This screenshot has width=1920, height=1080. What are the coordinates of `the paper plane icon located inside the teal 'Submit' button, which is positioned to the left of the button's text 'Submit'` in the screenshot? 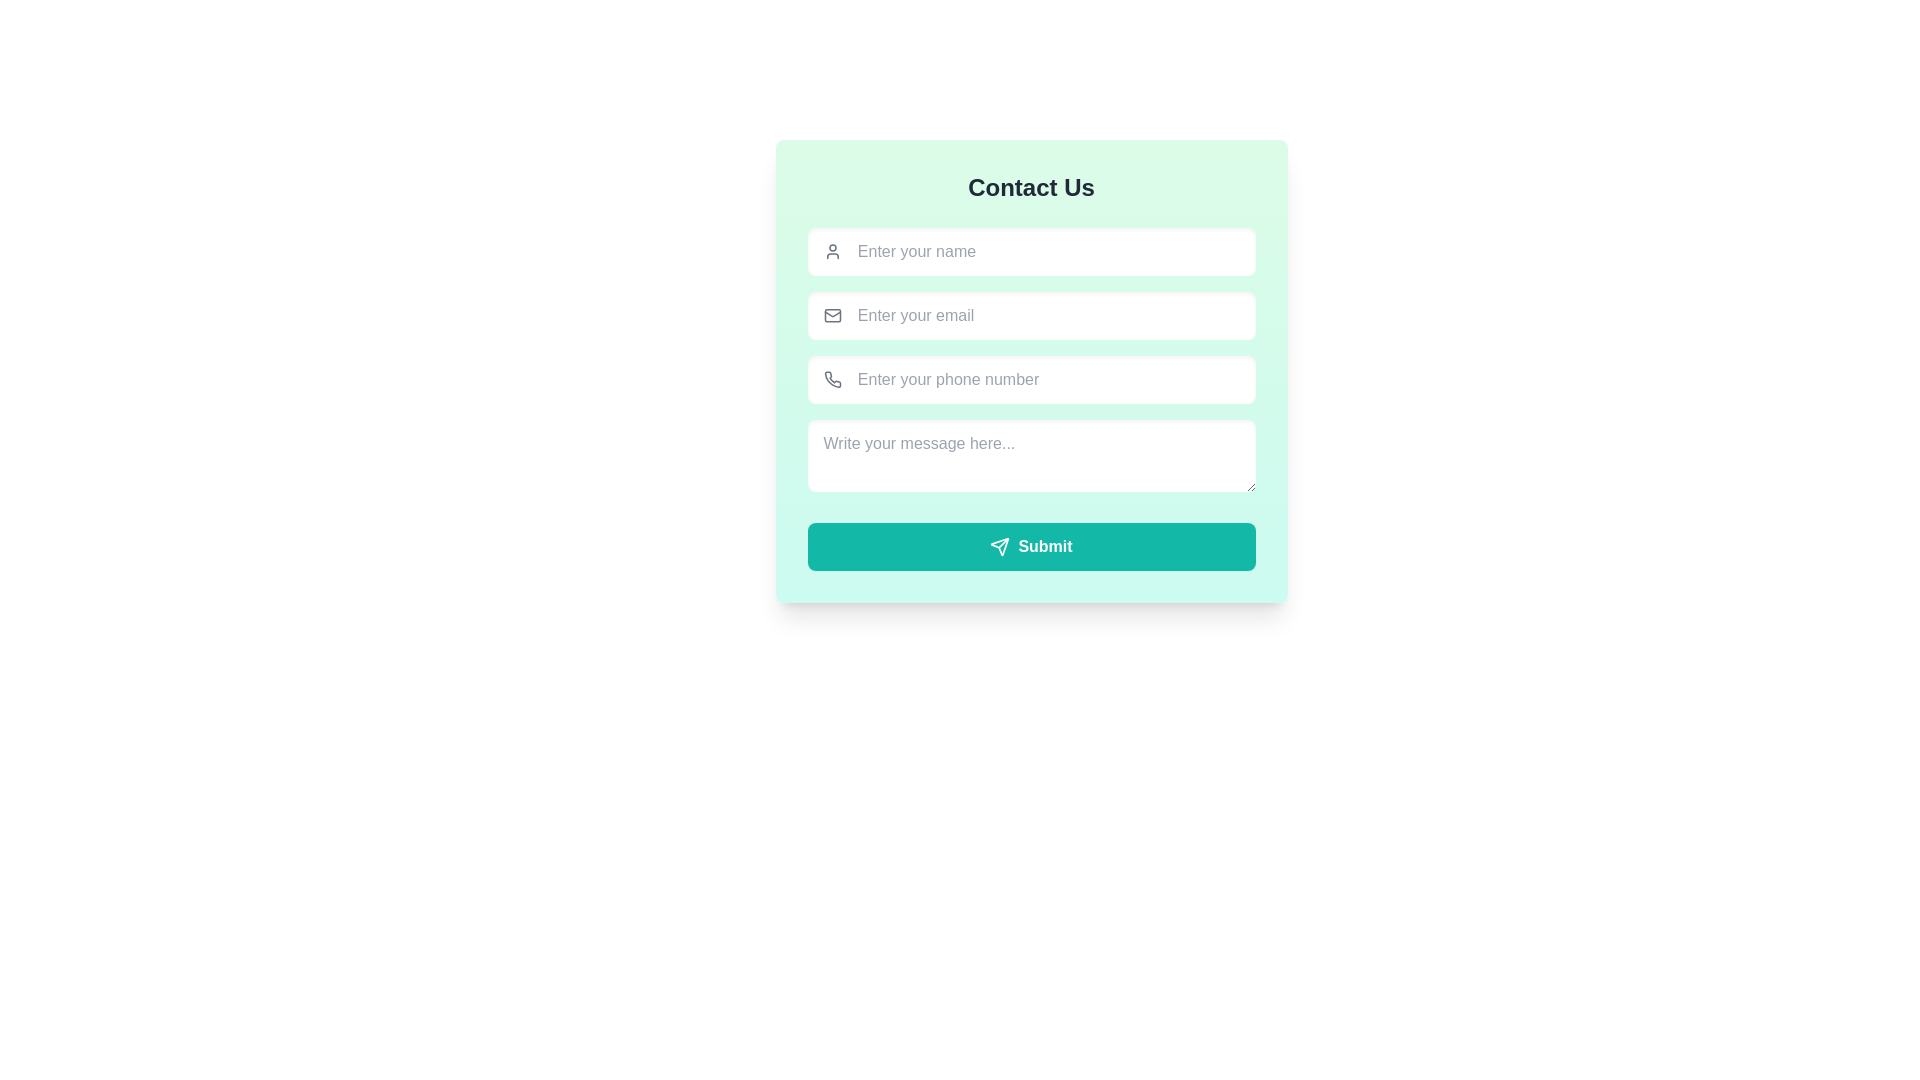 It's located at (1000, 547).